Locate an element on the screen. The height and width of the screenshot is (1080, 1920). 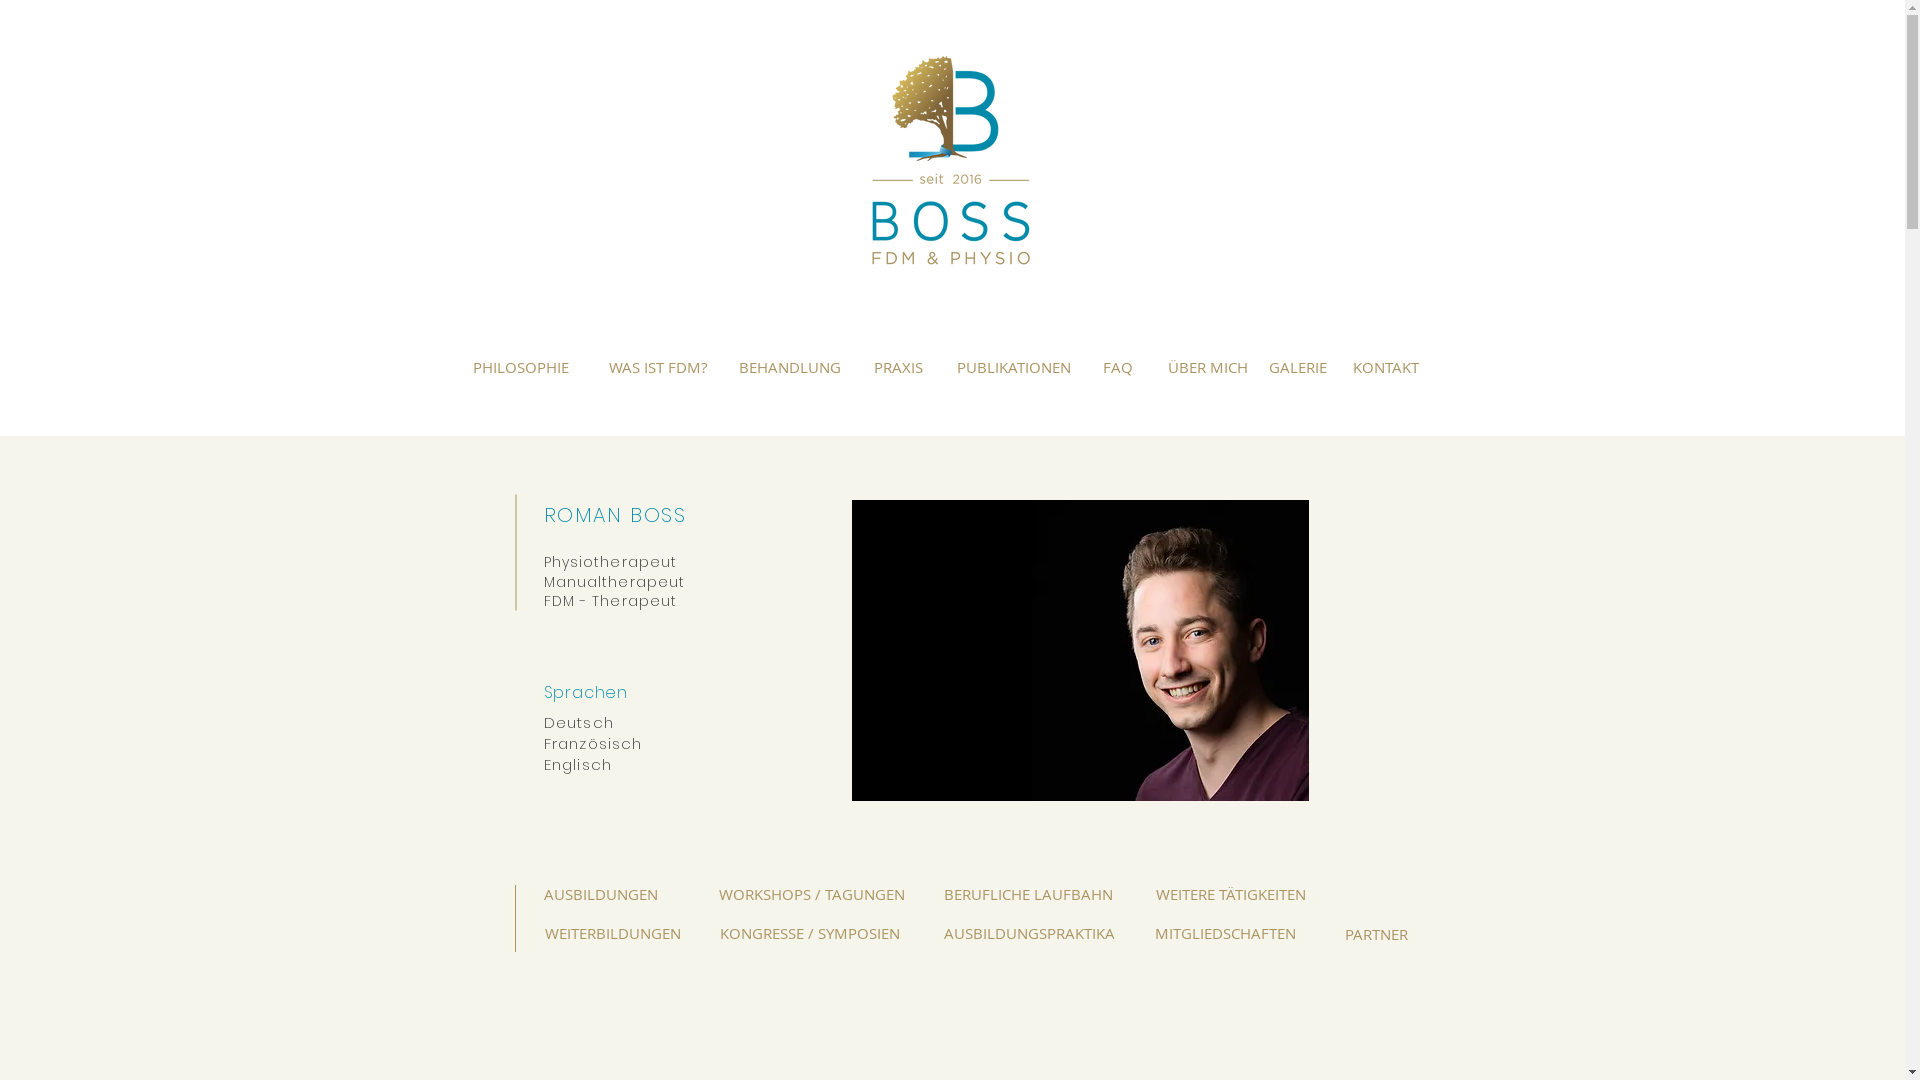
'AUSBILDUNGSPRAKTIKA' is located at coordinates (943, 933).